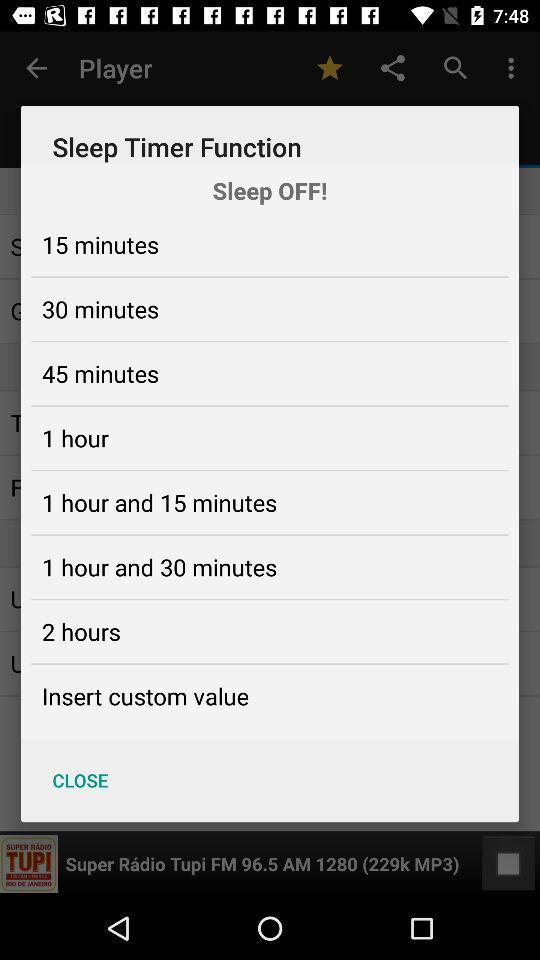 This screenshot has height=960, width=540. What do you see at coordinates (144, 696) in the screenshot?
I see `icon below 2 hours icon` at bounding box center [144, 696].